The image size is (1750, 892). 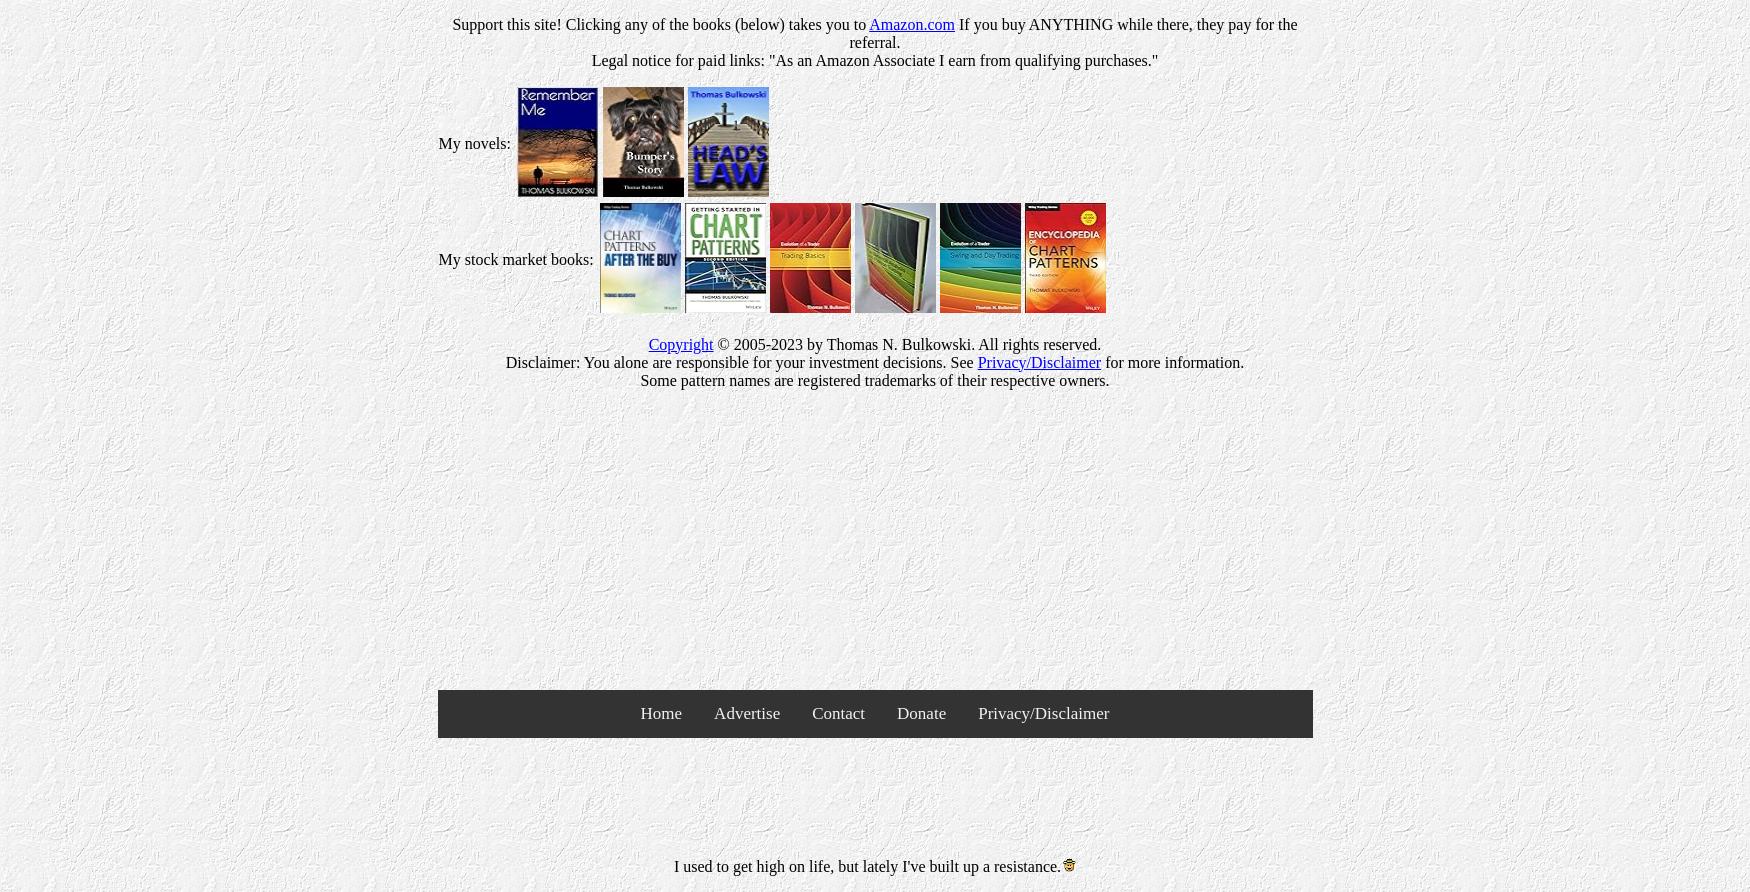 What do you see at coordinates (874, 59) in the screenshot?
I see `'Legal notice for paid links: "As an Amazon Associate I earn from qualifying purchases."'` at bounding box center [874, 59].